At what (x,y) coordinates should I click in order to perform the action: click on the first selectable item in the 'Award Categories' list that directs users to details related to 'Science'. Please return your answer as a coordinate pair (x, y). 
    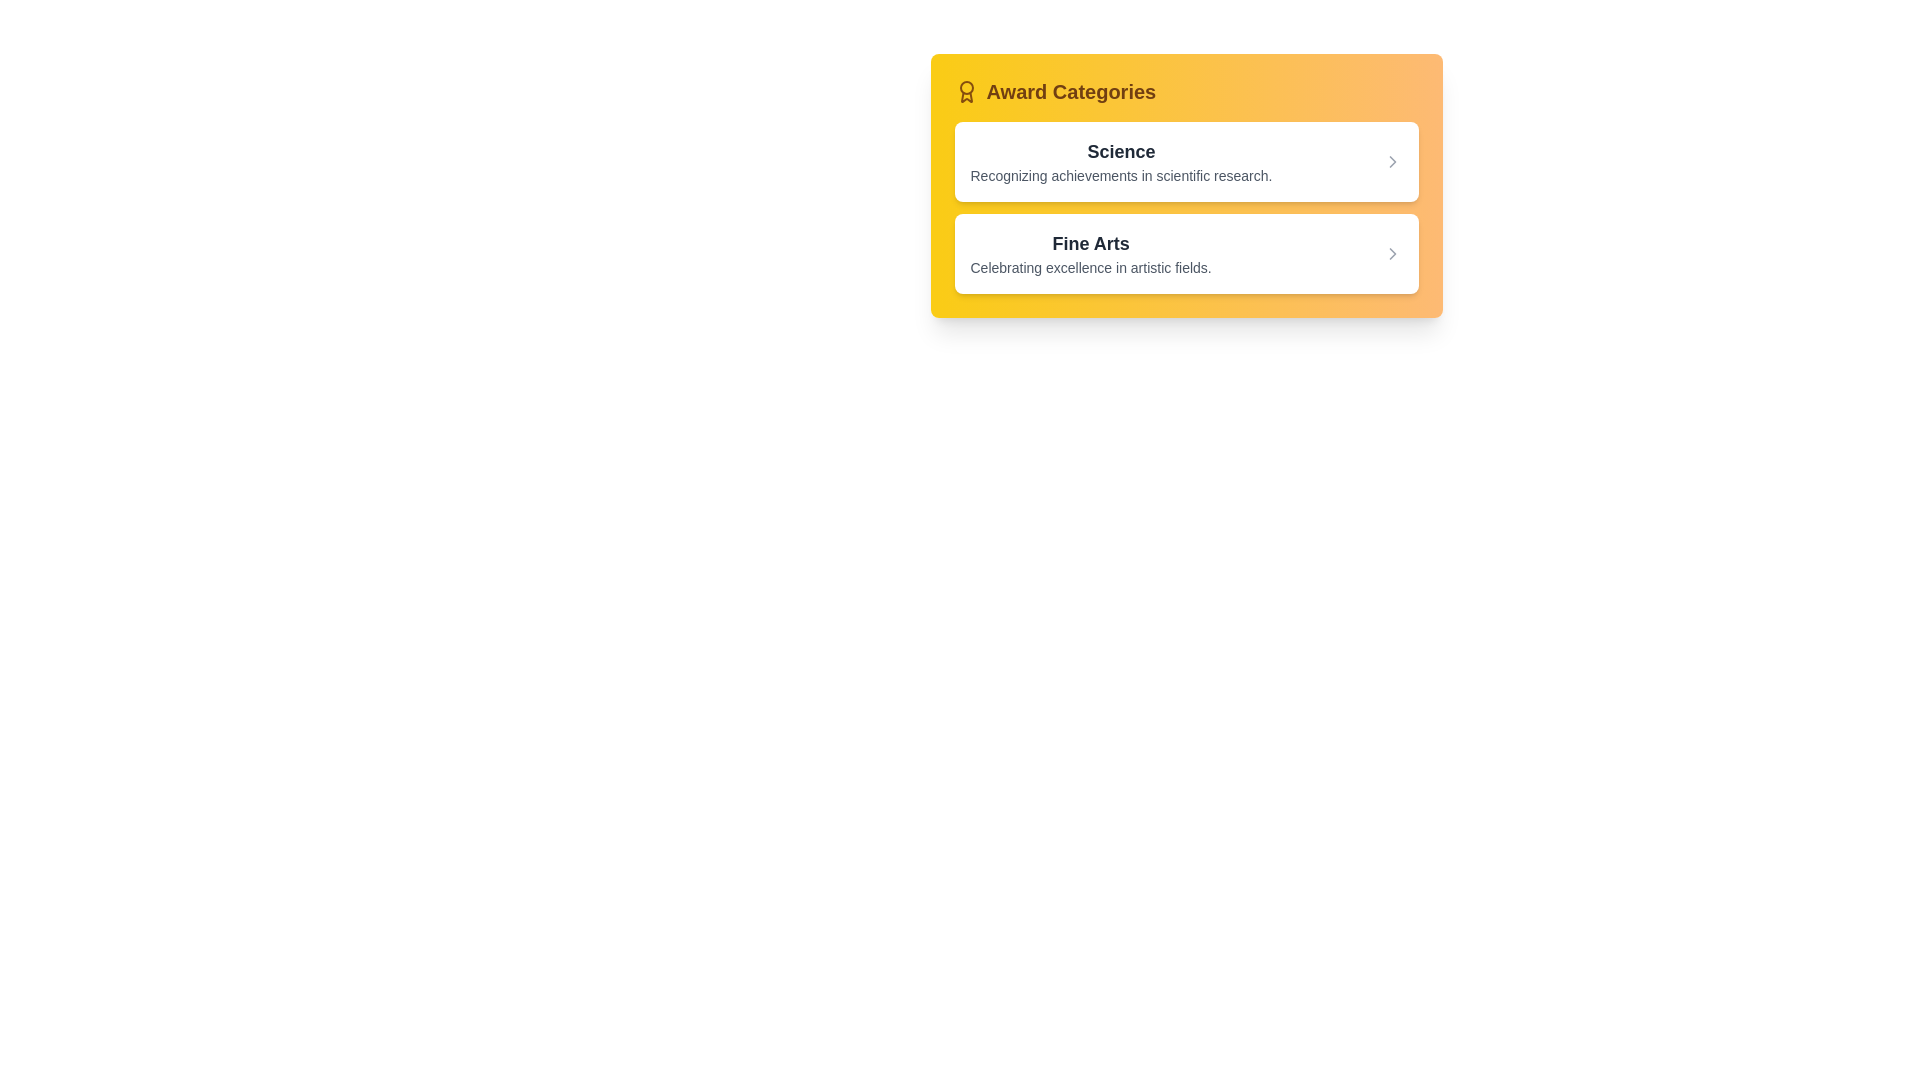
    Looking at the image, I should click on (1186, 161).